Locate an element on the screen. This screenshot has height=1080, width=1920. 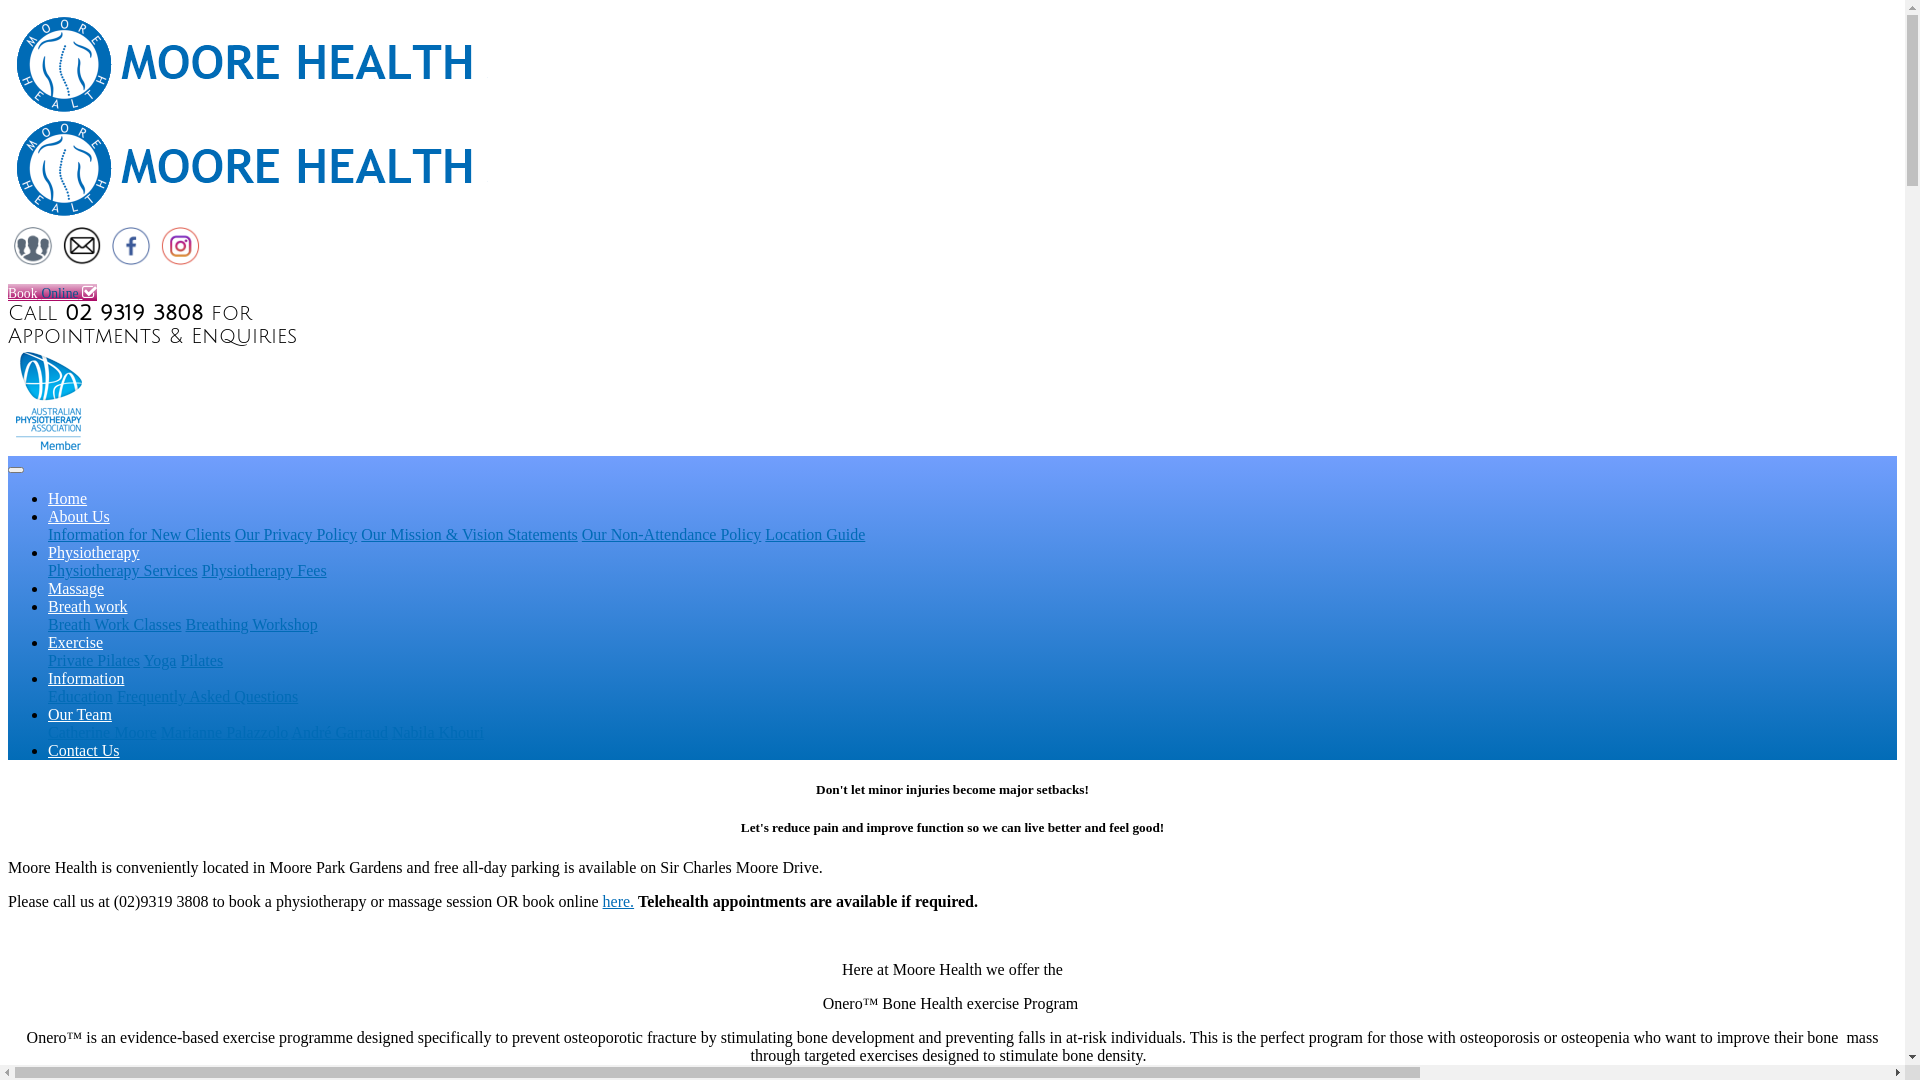
'About Us' is located at coordinates (78, 515).